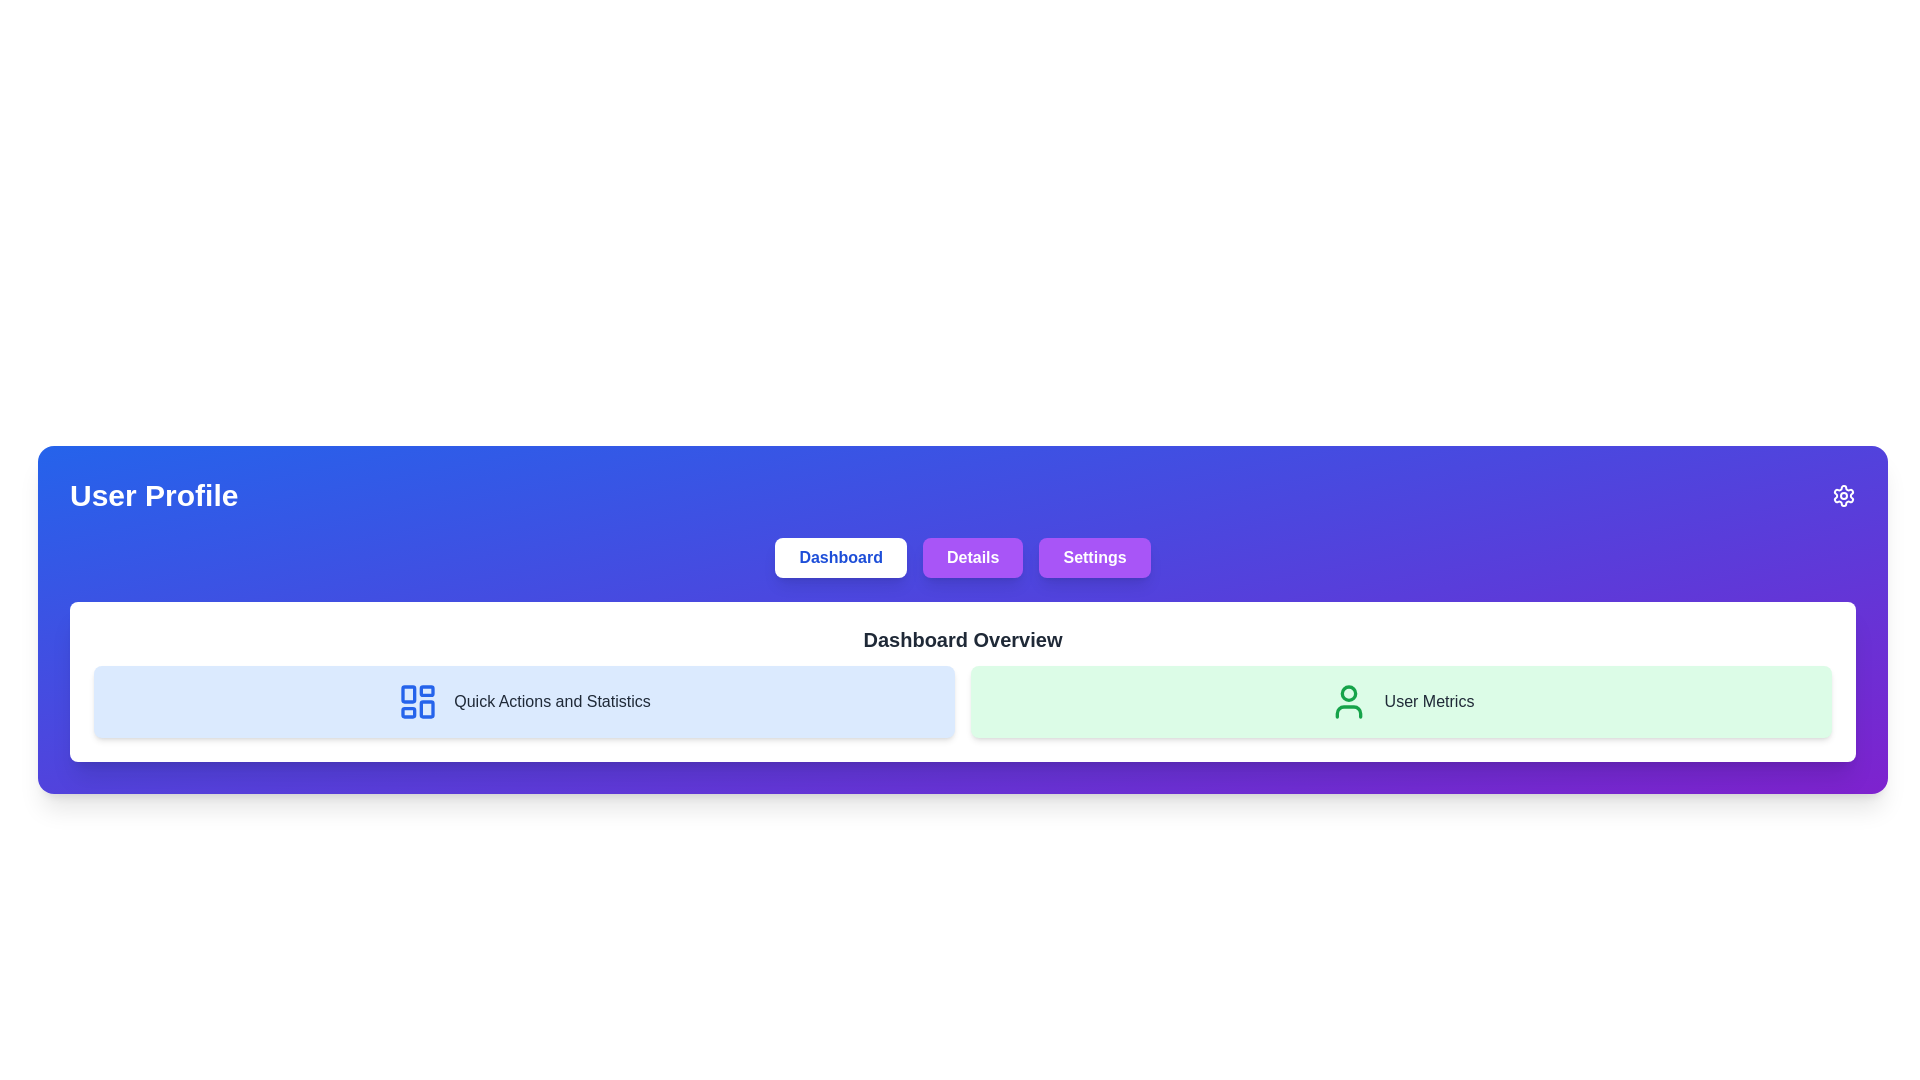 The image size is (1920, 1080). I want to click on the Text Label that serves as a header or title for the section below the navigation bar, so click(963, 640).